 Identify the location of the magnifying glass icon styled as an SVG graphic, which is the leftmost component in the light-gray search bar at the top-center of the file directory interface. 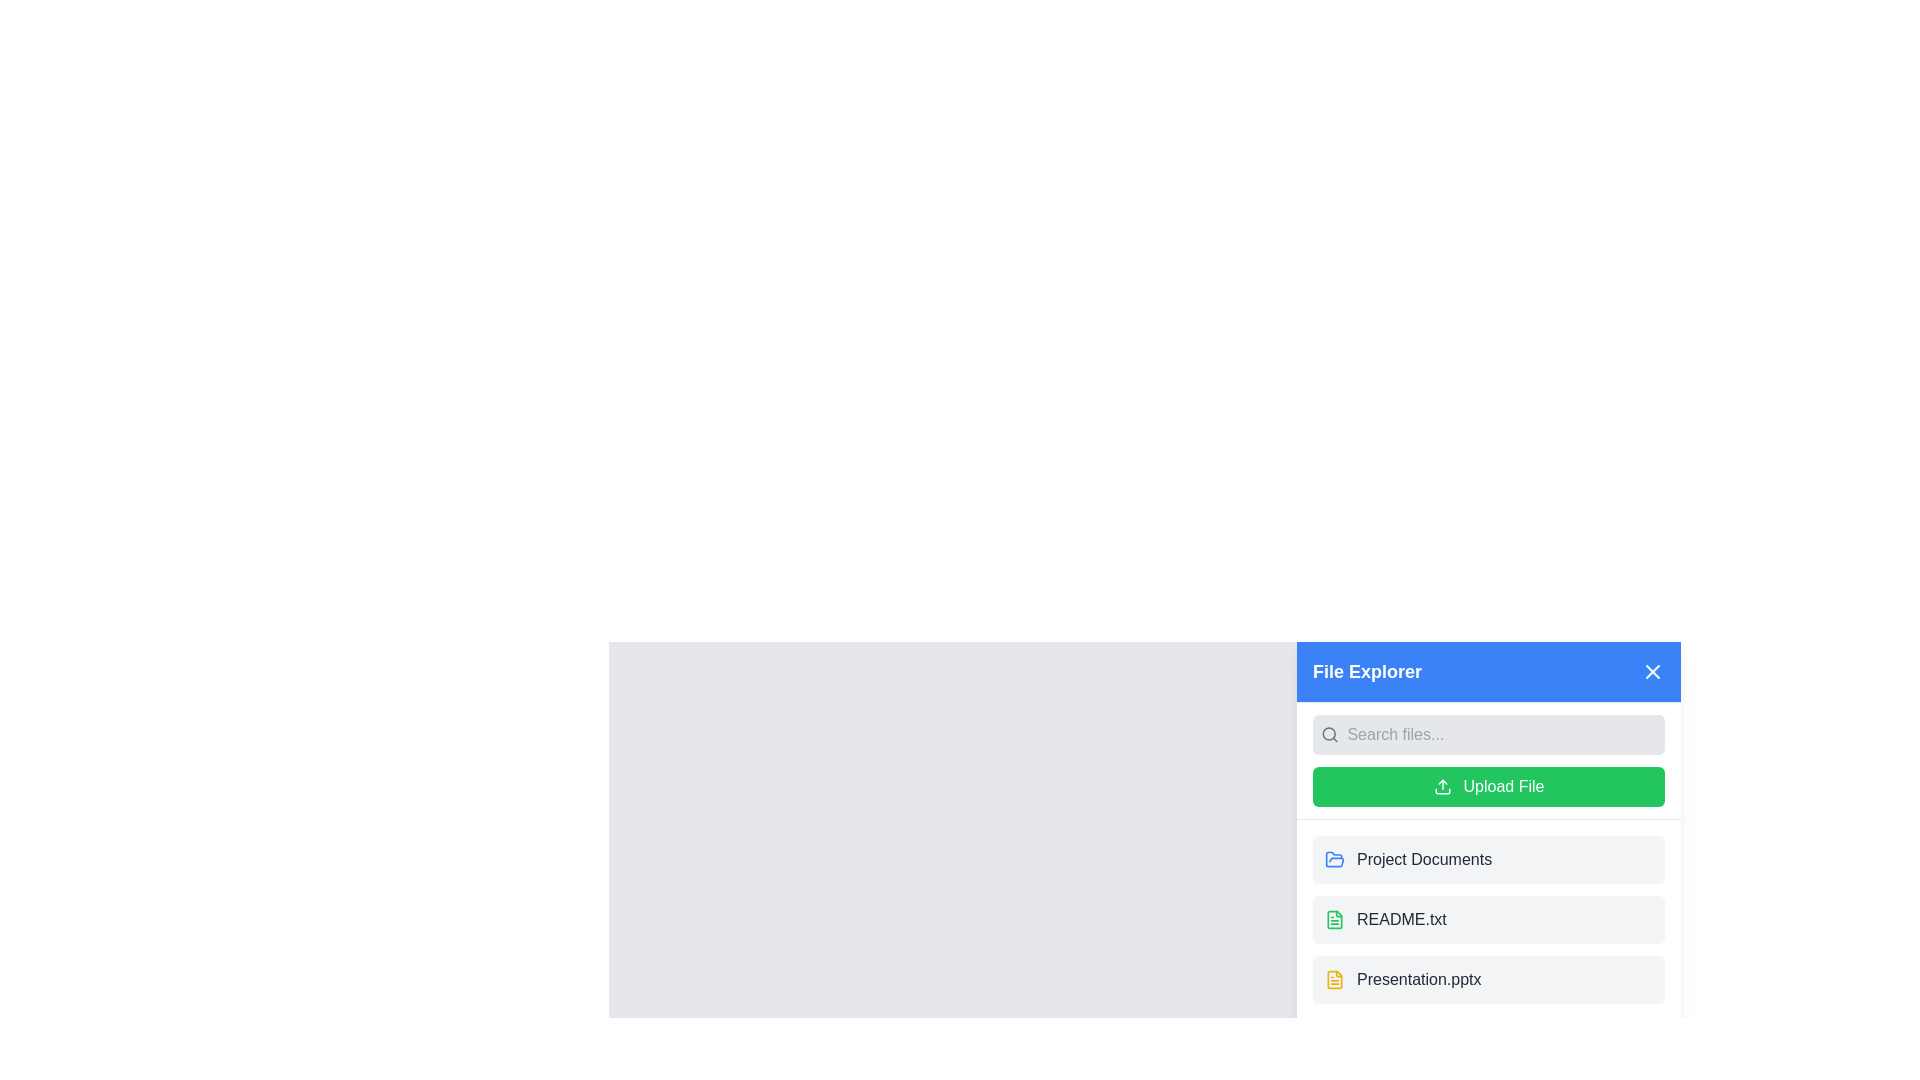
(1330, 735).